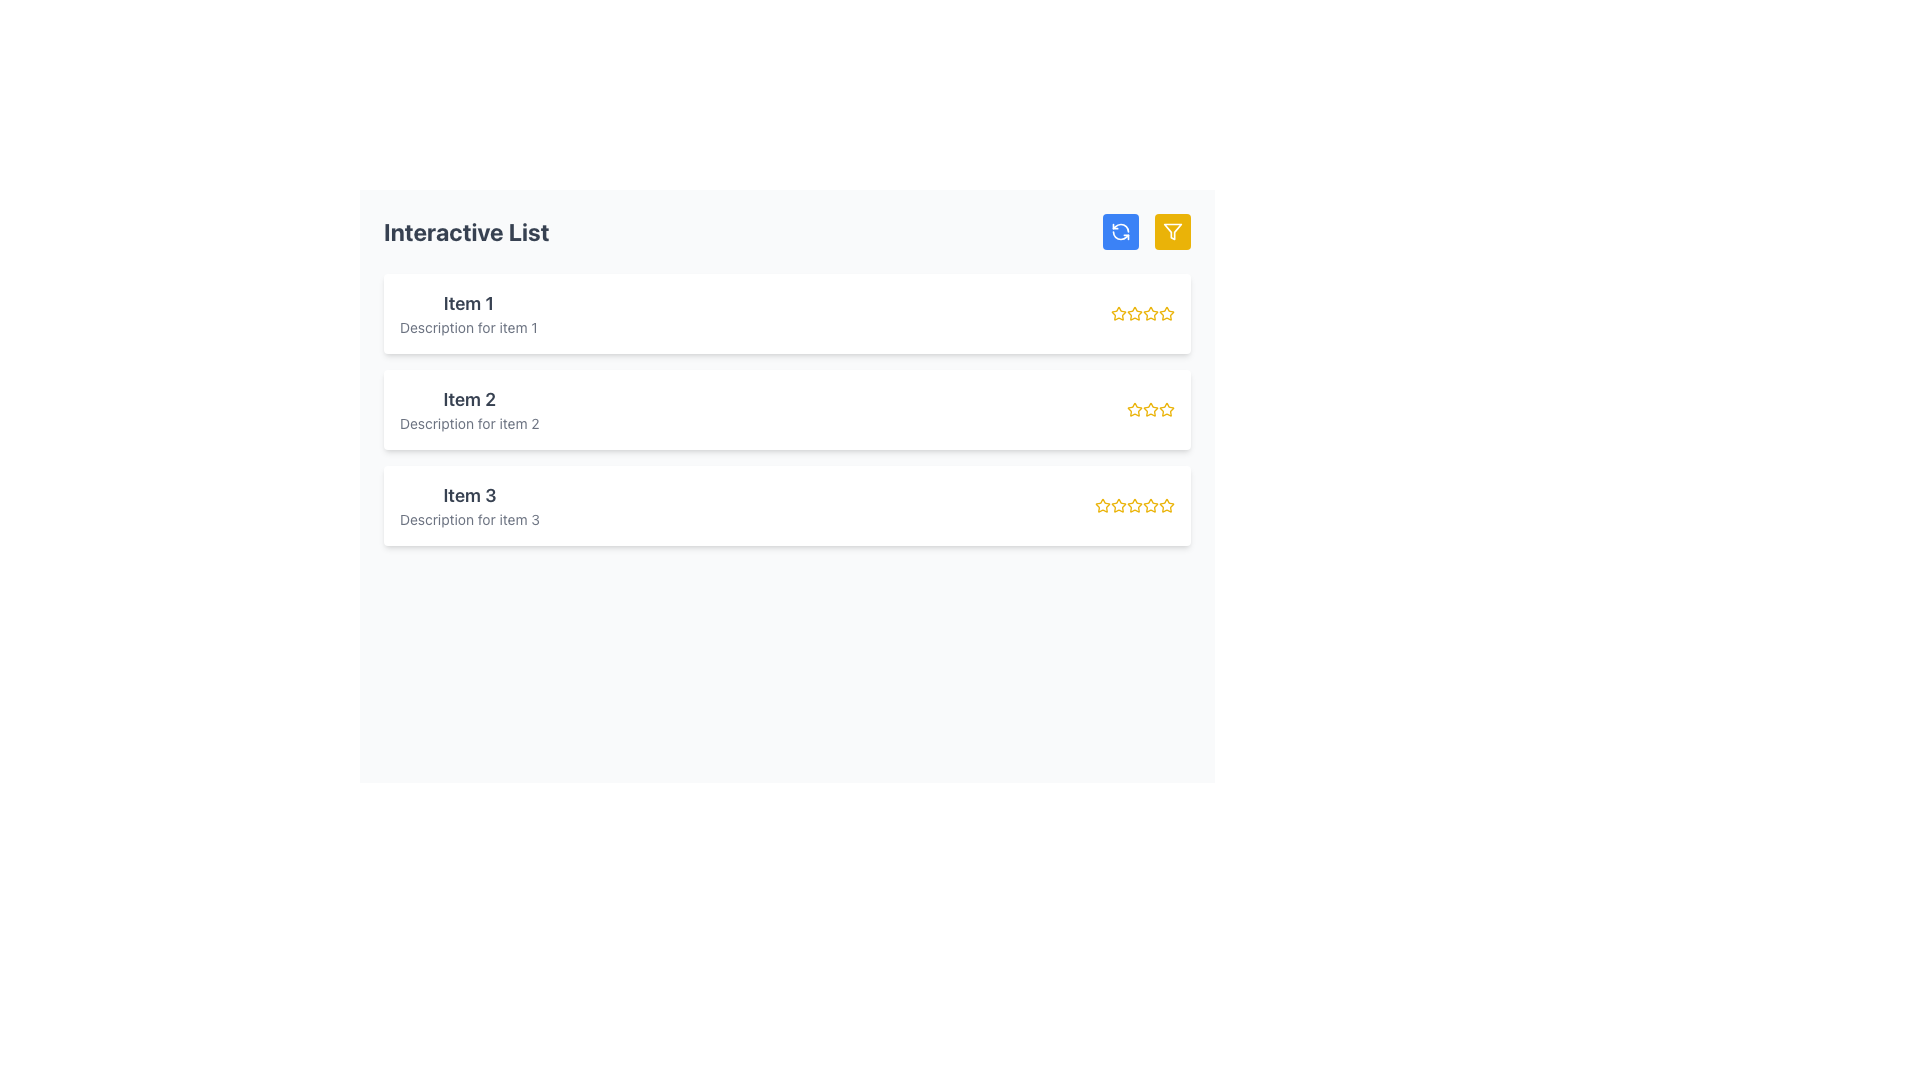 Image resolution: width=1920 pixels, height=1080 pixels. What do you see at coordinates (1121, 230) in the screenshot?
I see `the refresh icon within the blue button located at the top-right corner of the interface` at bounding box center [1121, 230].